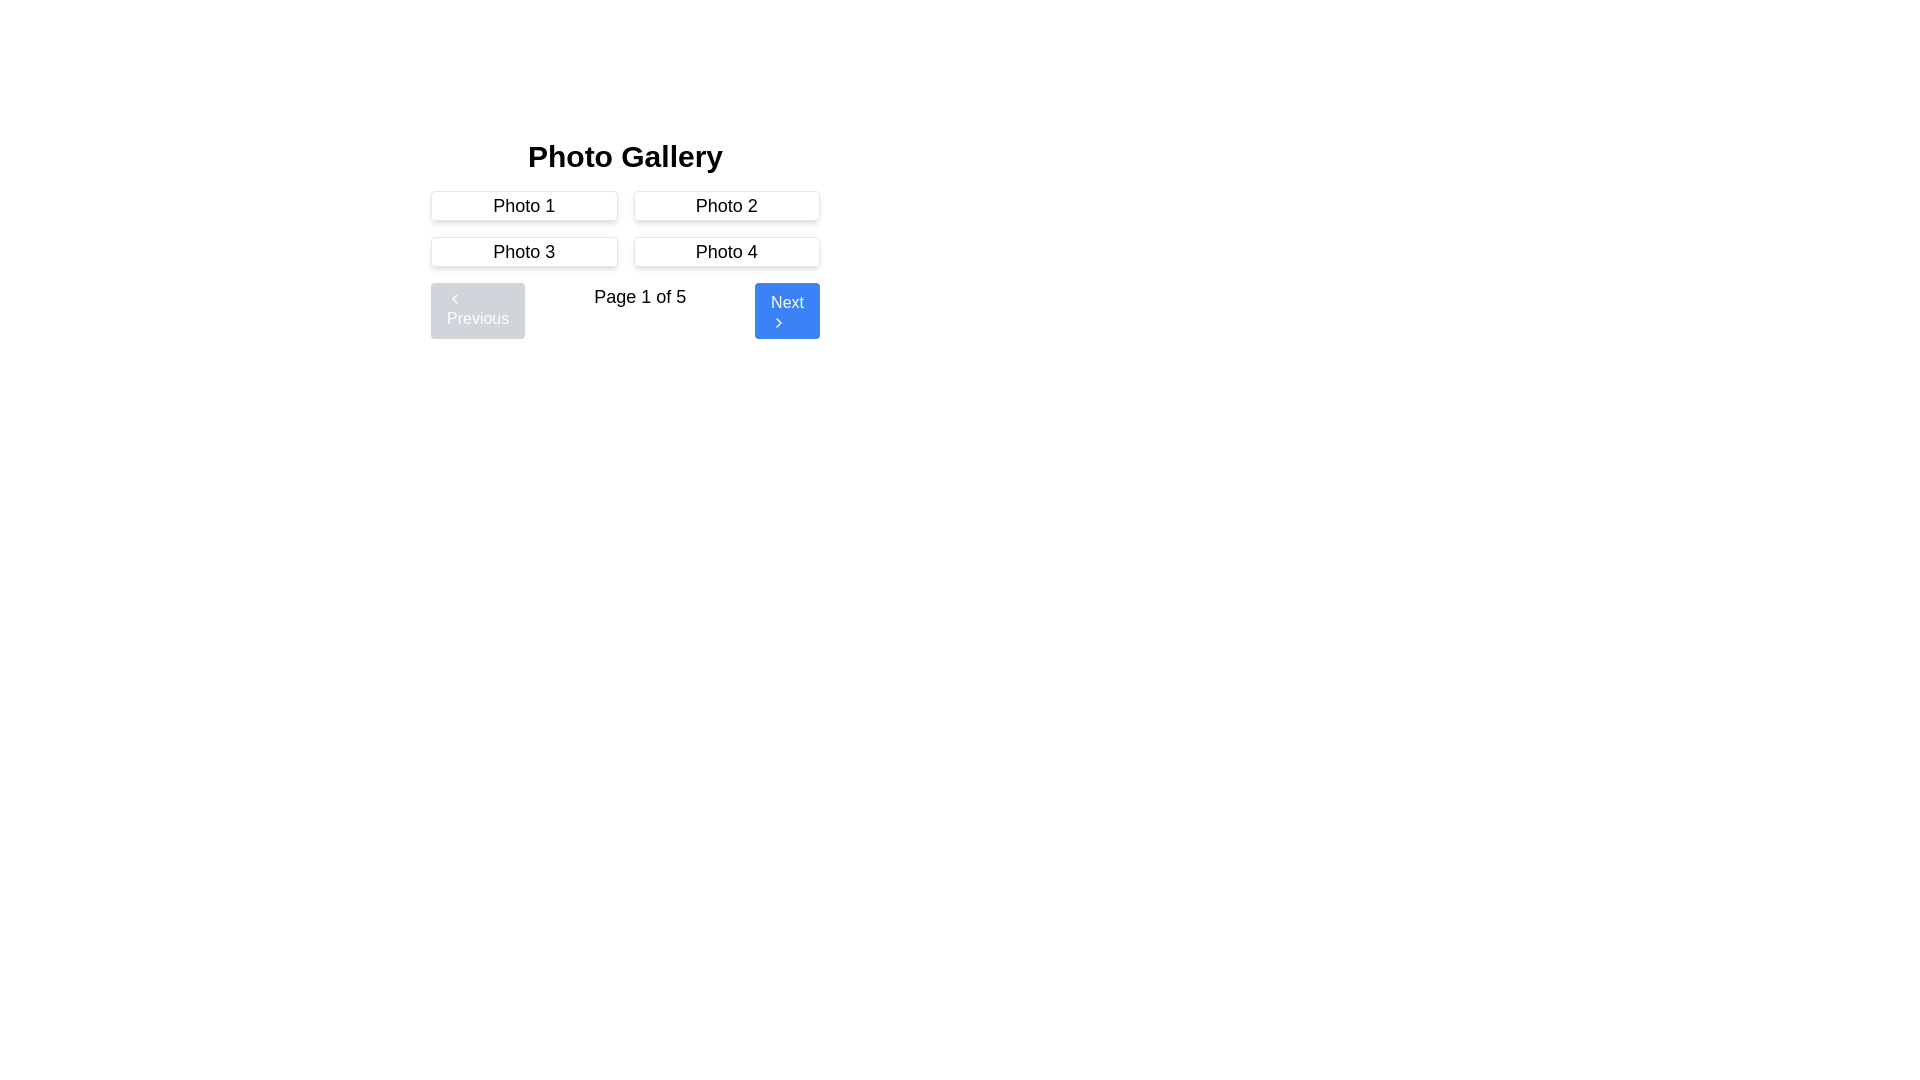 This screenshot has width=1920, height=1080. Describe the element at coordinates (725, 250) in the screenshot. I see `the interactive button for 'Photo 4'` at that location.